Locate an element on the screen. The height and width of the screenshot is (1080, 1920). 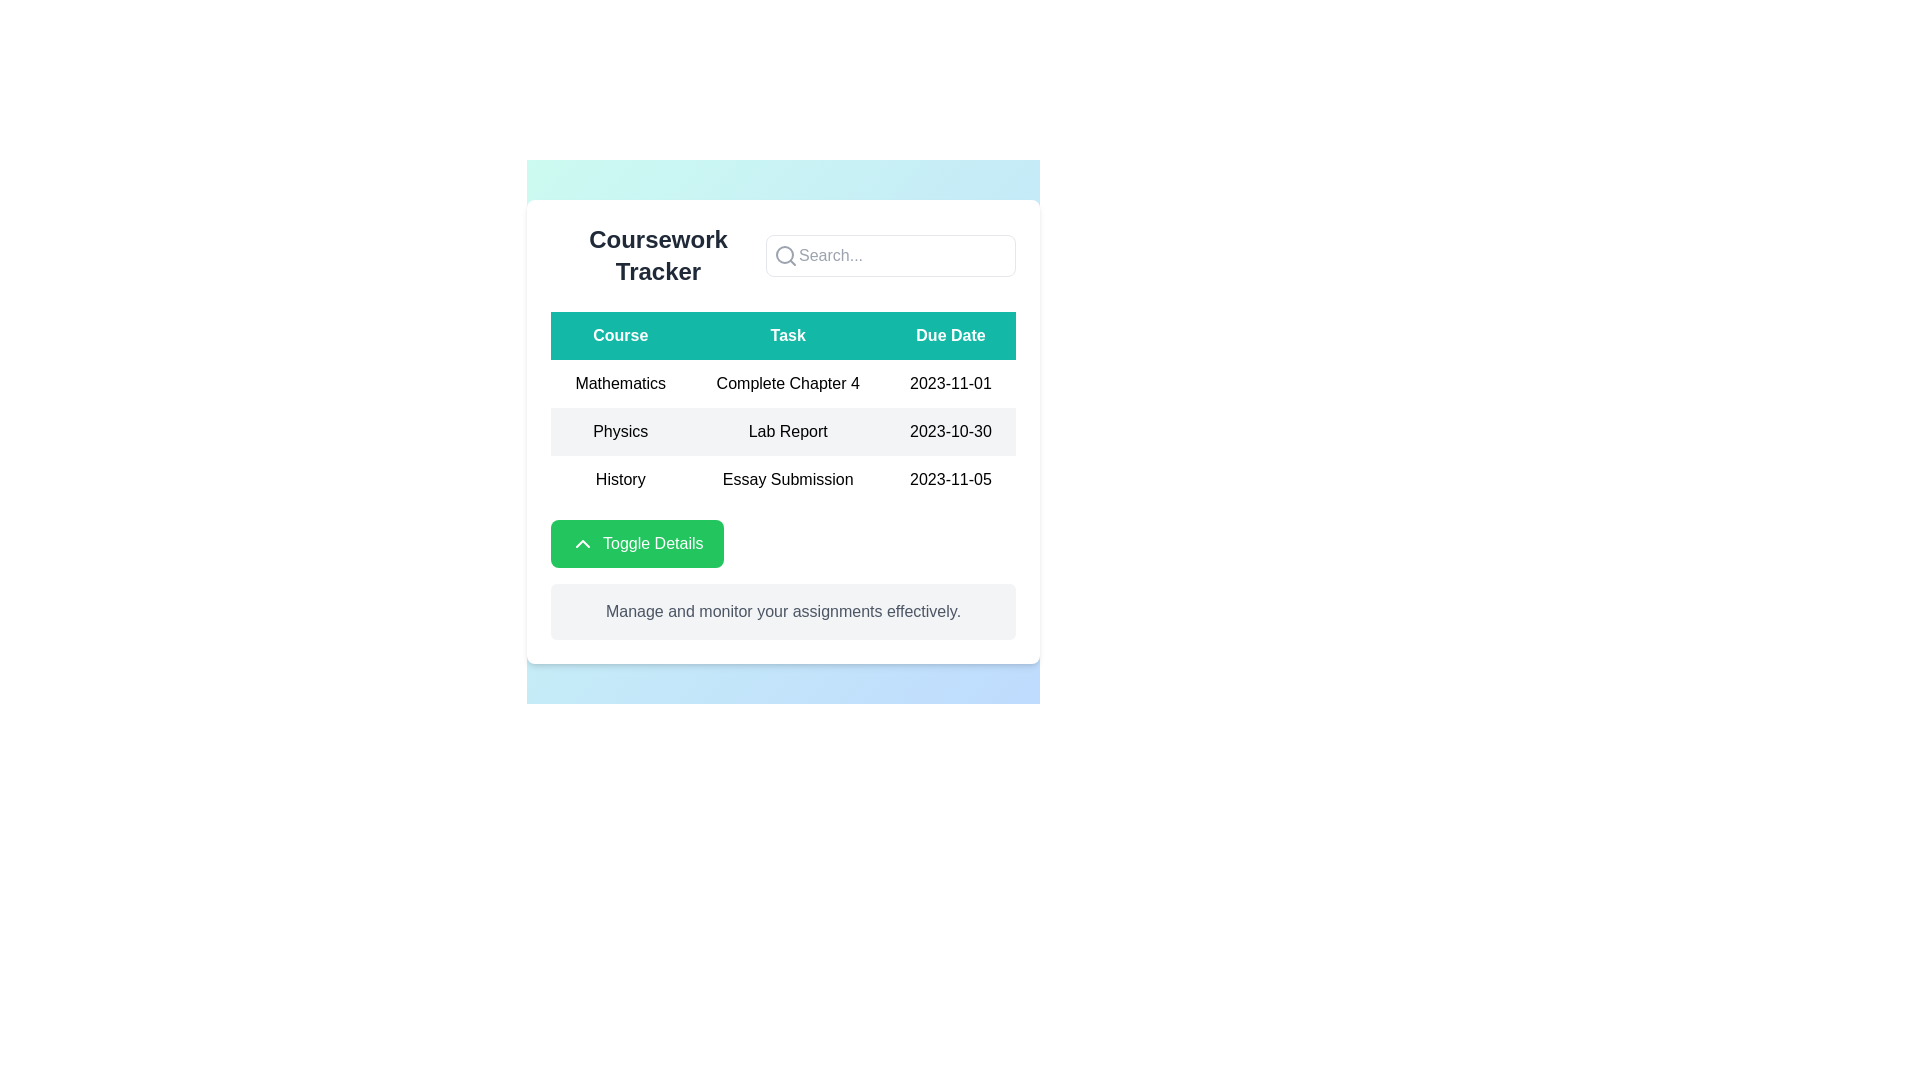
text '2023-11-01' in the 'Due Date' column of the table for the 'Mathematics' row is located at coordinates (949, 384).